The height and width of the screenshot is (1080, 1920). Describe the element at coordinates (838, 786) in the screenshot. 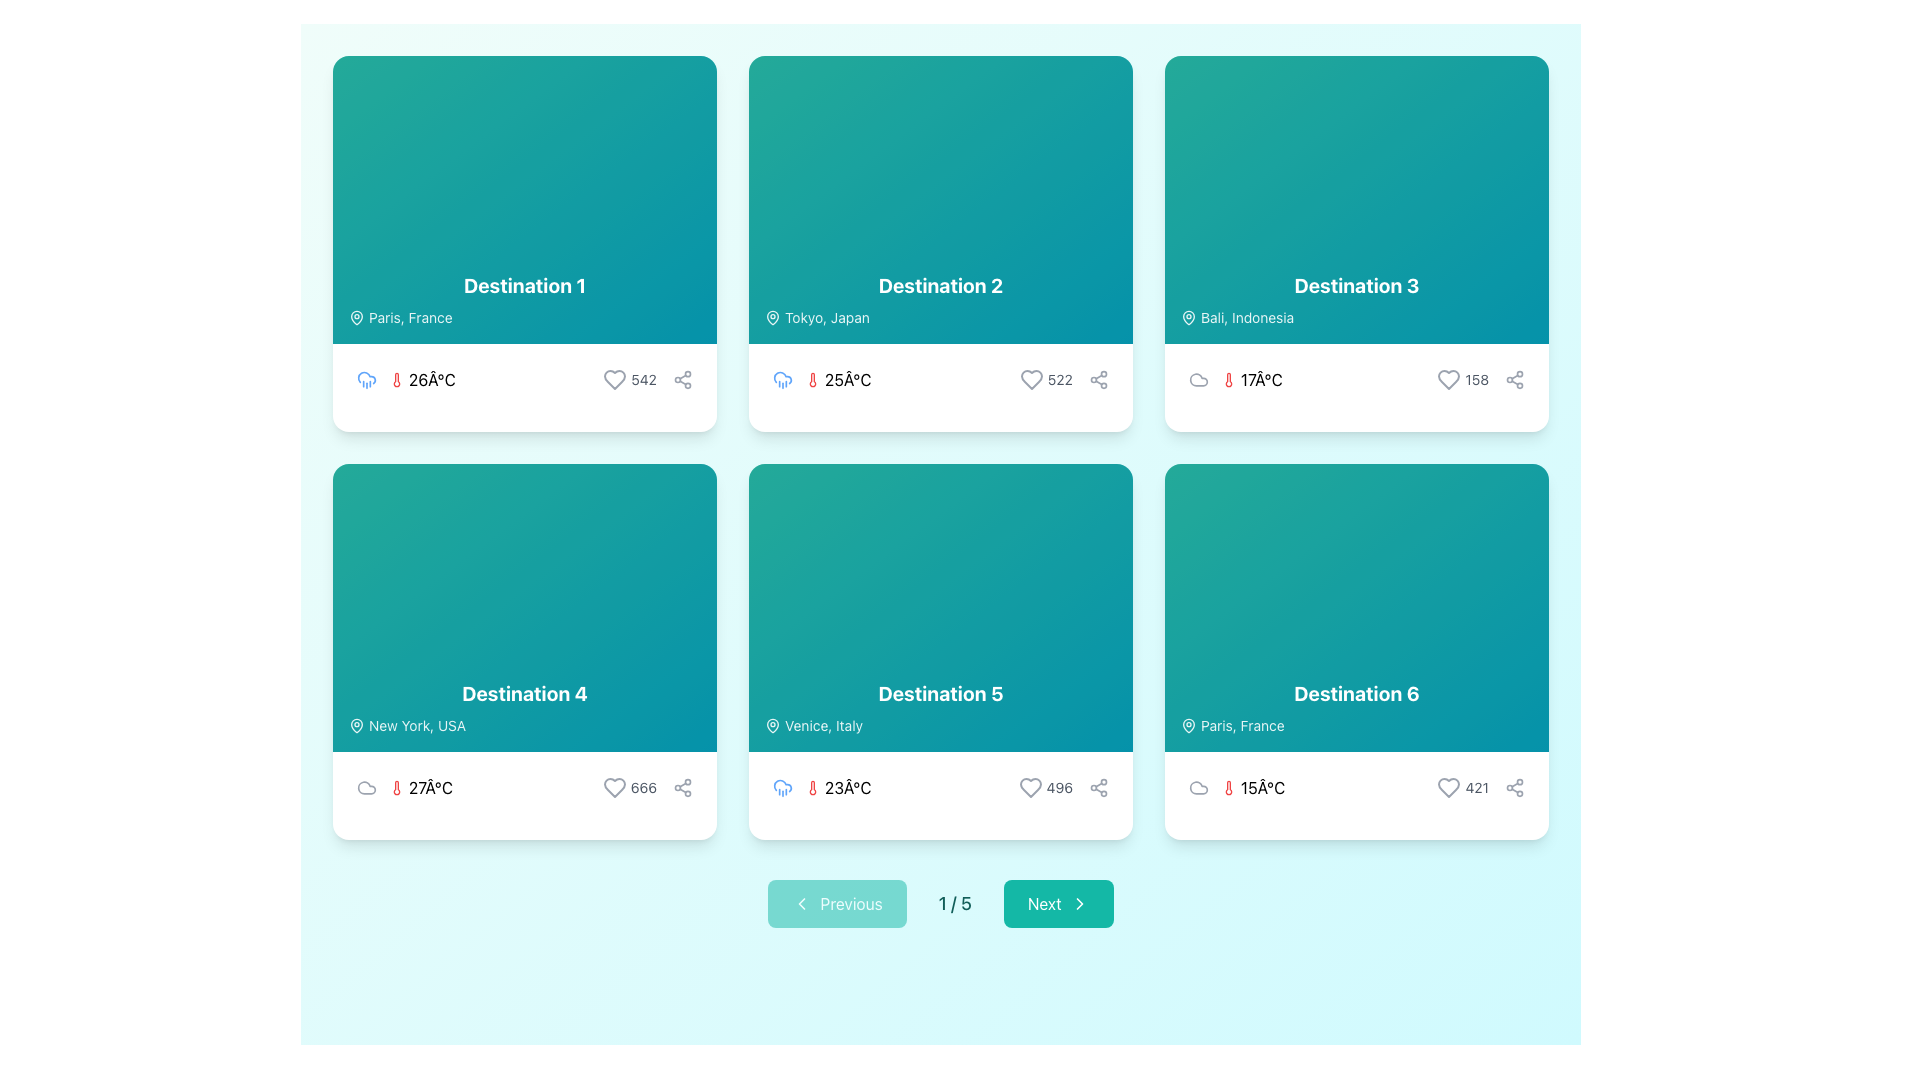

I see `the temperature display labeled '23°C' next to the red thermometer icon in the 'Destination 5' card, which is positioned among weather-related icons` at that location.